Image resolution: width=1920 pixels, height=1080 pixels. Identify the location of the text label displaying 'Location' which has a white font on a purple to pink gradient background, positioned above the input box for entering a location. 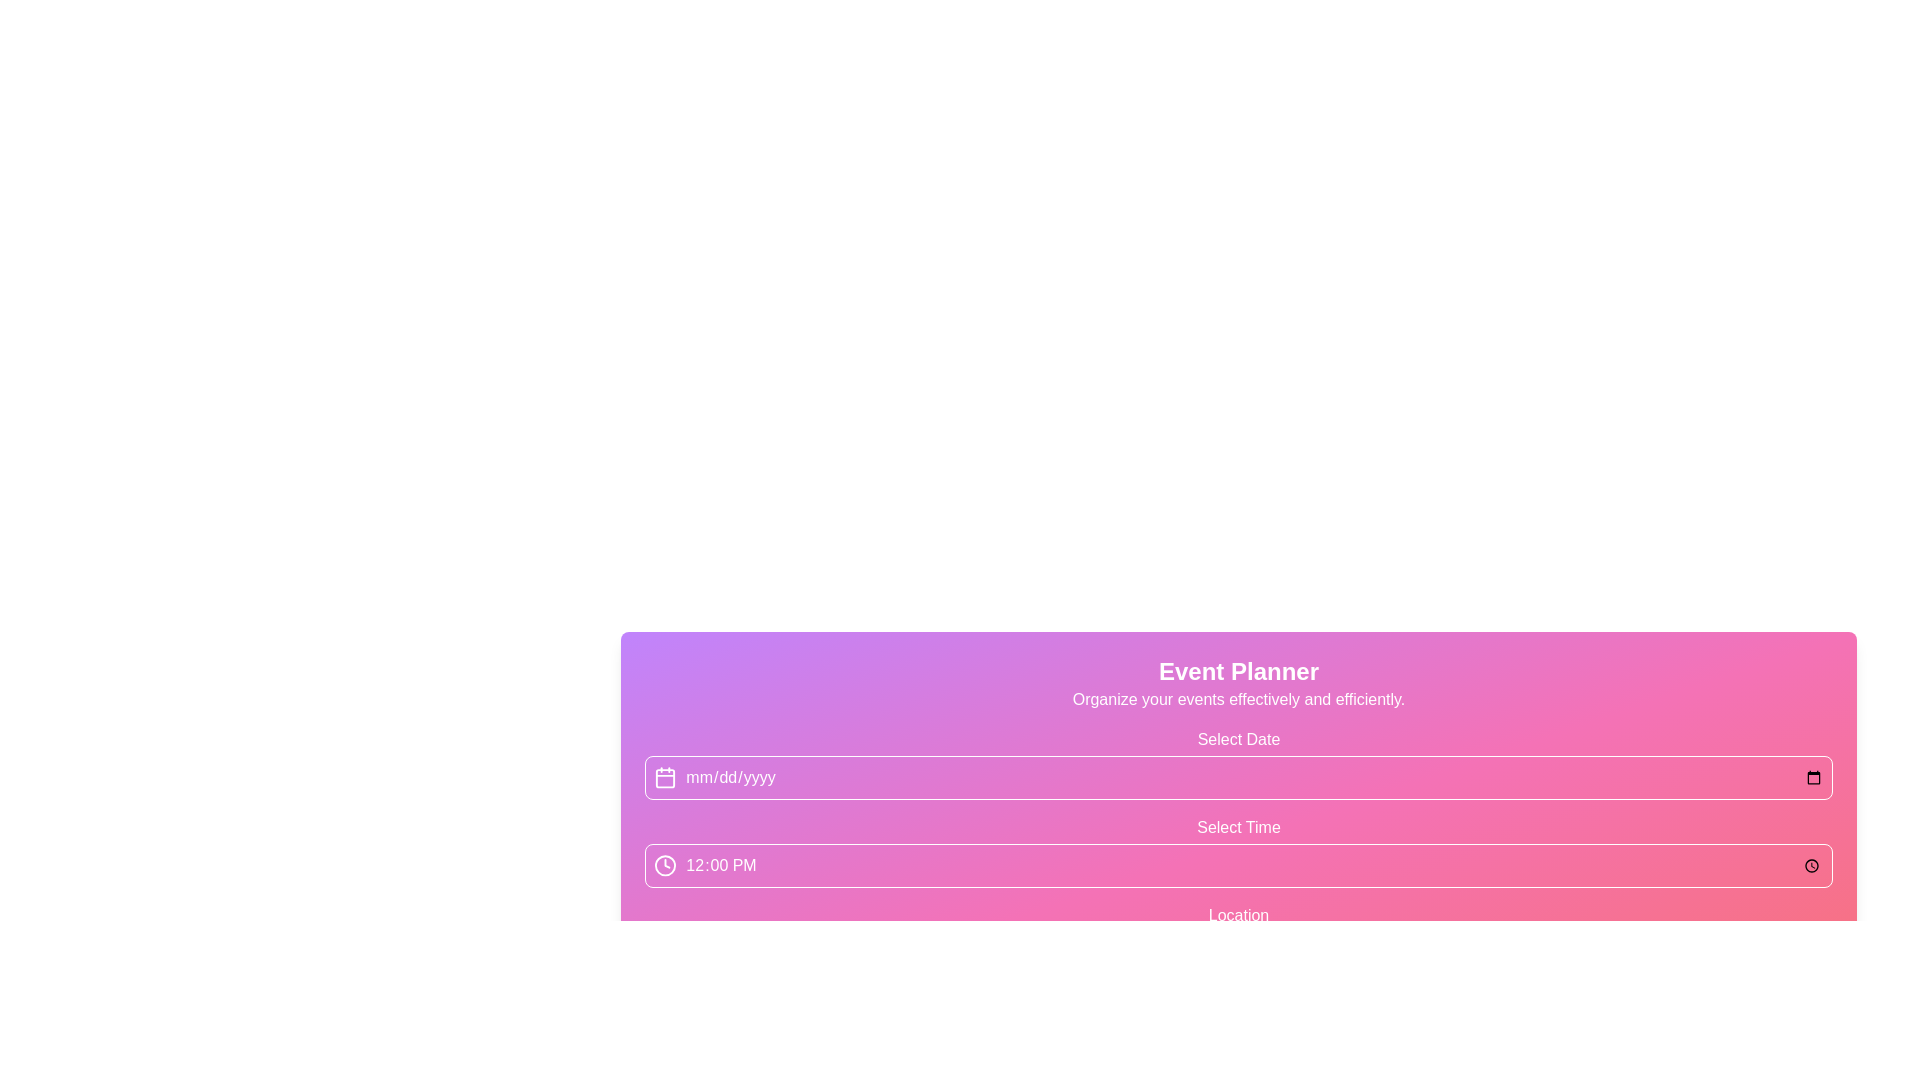
(1237, 915).